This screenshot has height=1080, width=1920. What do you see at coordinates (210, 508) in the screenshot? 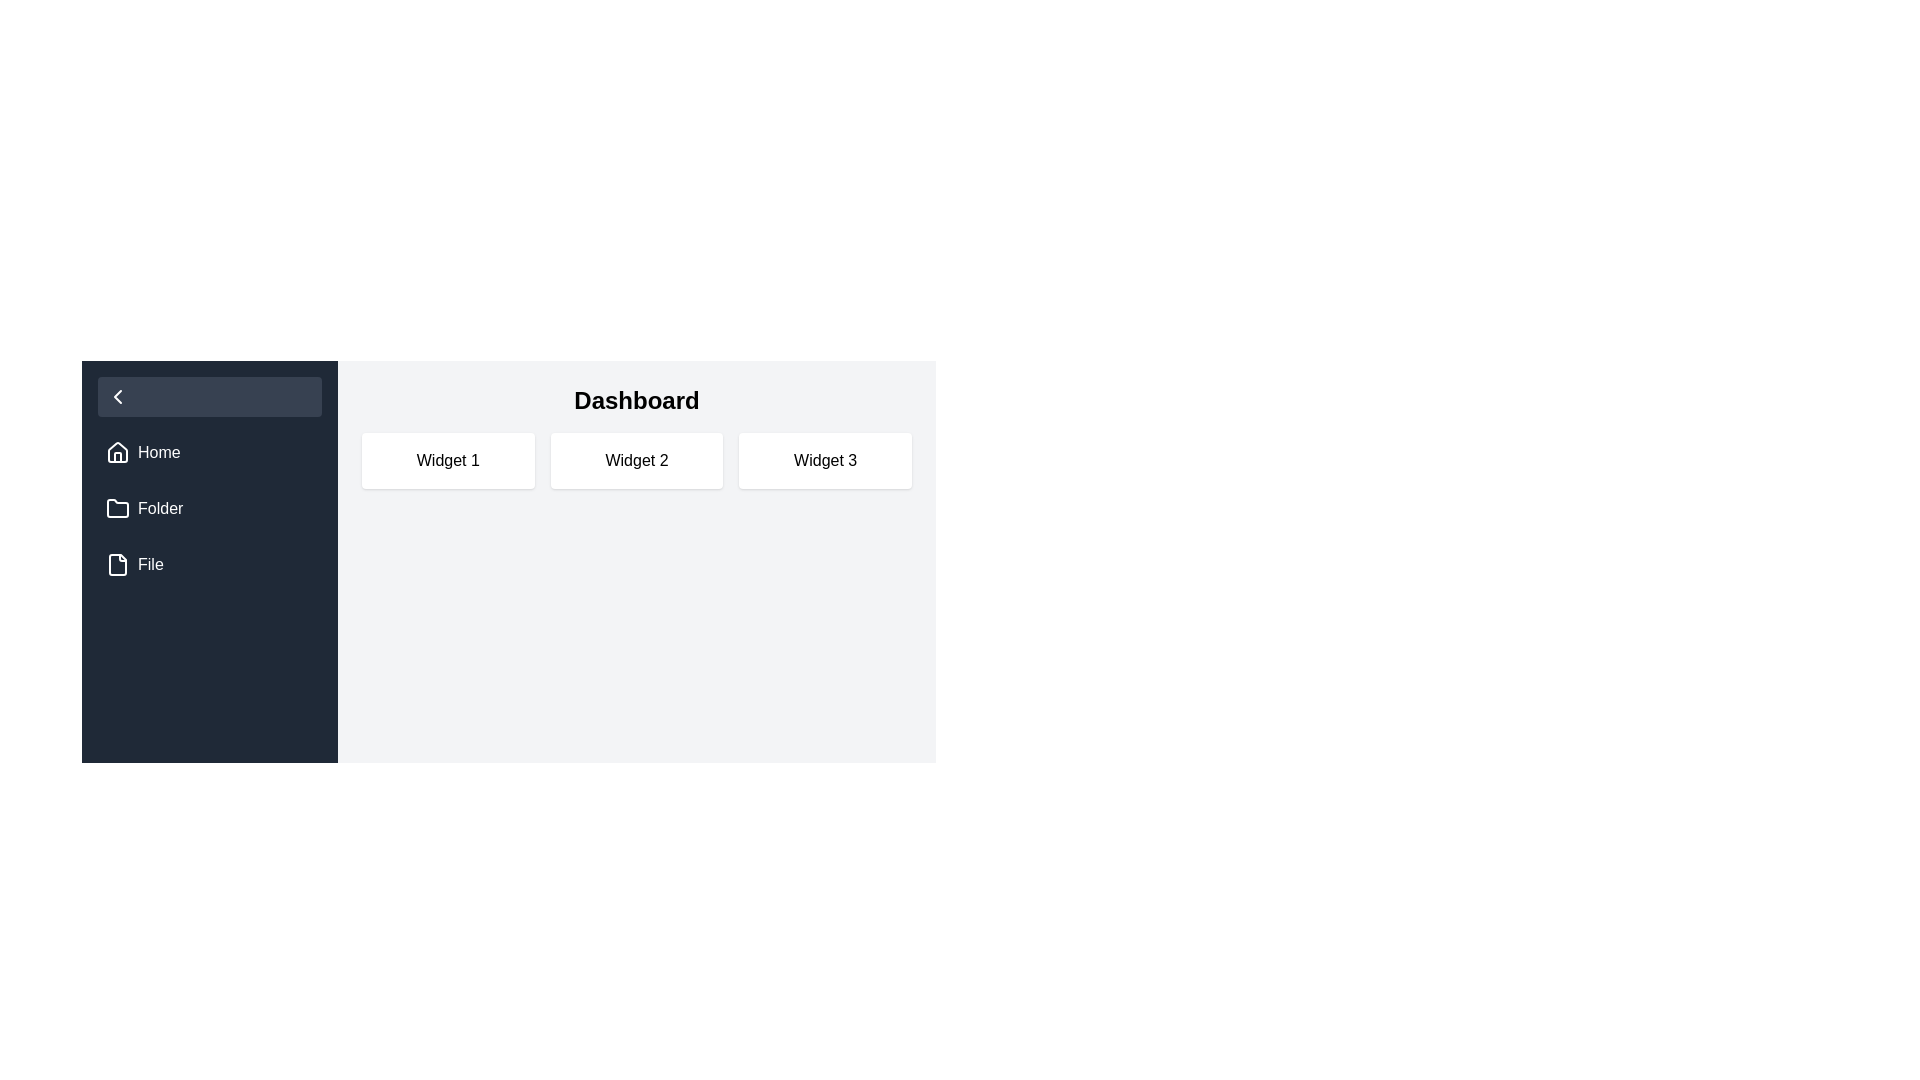
I see `the 'Folder' button located in the vertical list menu in the sidebar` at bounding box center [210, 508].